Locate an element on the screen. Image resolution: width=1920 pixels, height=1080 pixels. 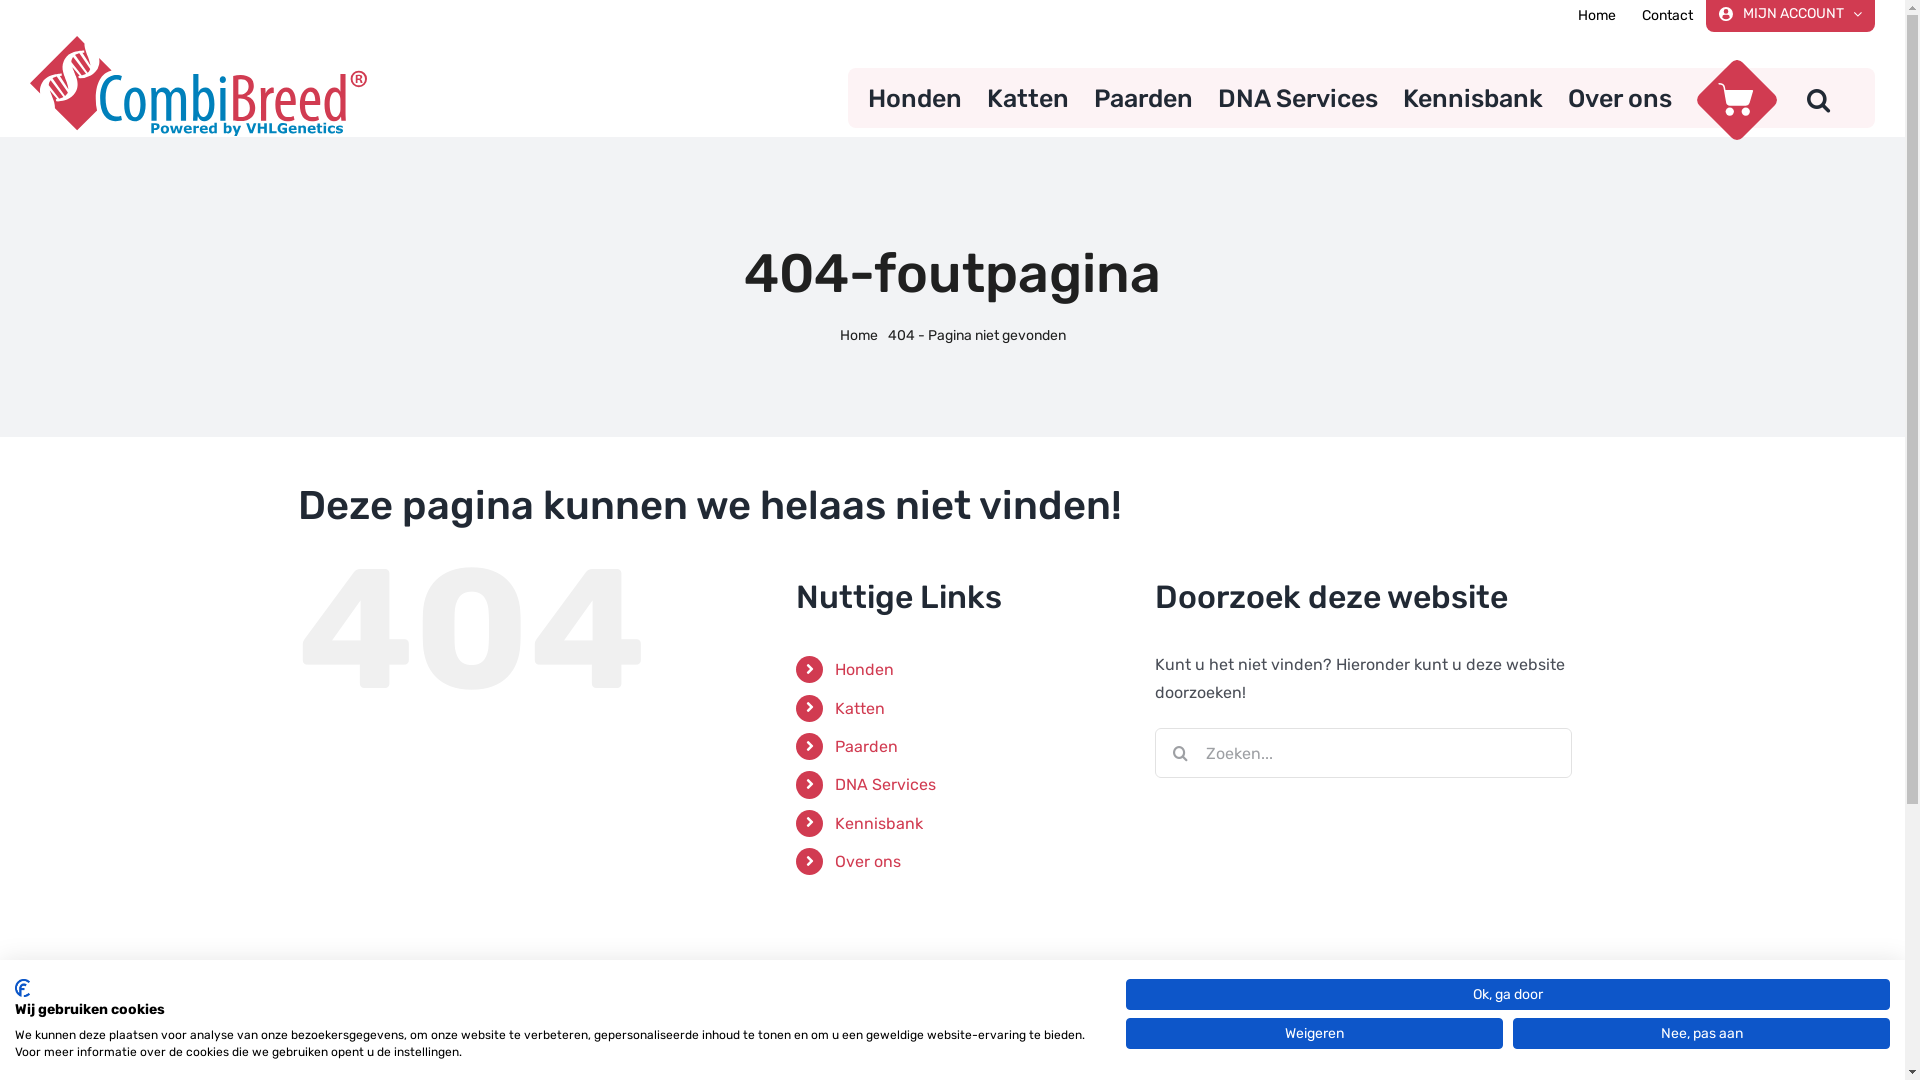
'Nee, pas aan' is located at coordinates (1700, 1033).